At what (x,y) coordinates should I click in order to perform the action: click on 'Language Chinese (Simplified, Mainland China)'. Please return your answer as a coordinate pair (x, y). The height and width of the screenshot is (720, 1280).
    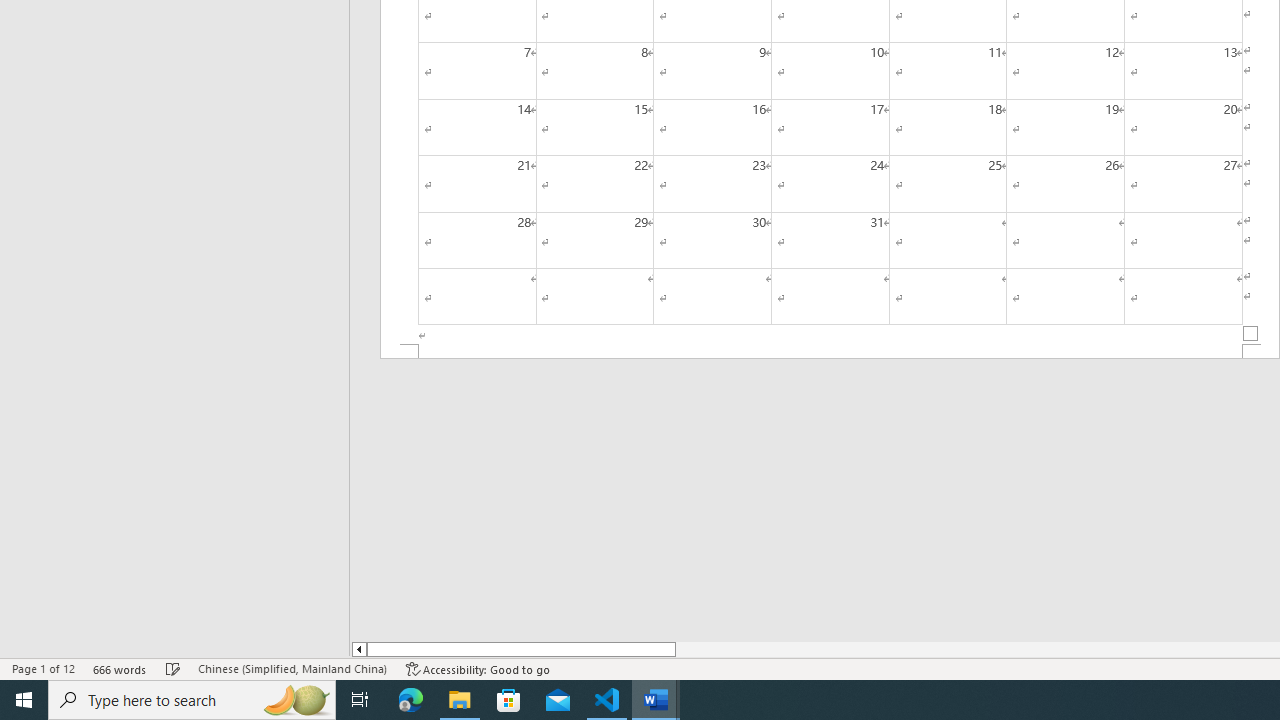
    Looking at the image, I should click on (291, 669).